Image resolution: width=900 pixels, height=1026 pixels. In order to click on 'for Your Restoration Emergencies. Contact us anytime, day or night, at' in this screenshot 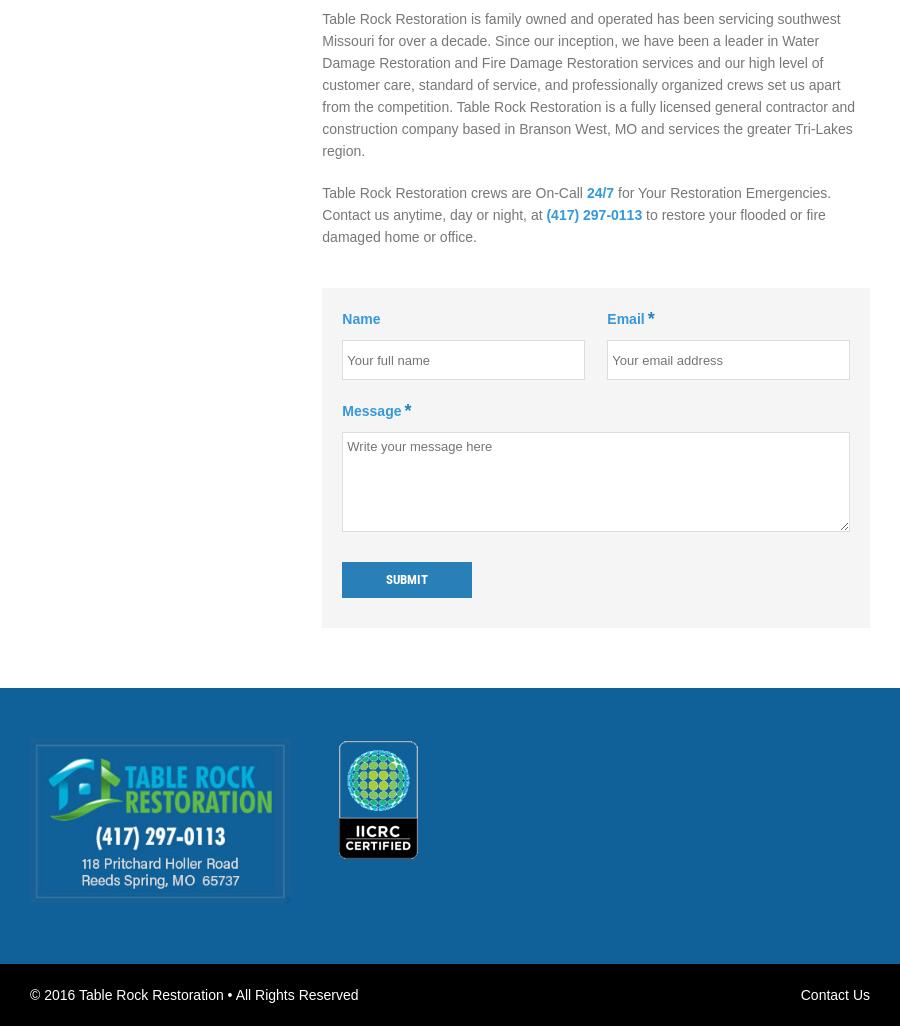, I will do `click(321, 202)`.